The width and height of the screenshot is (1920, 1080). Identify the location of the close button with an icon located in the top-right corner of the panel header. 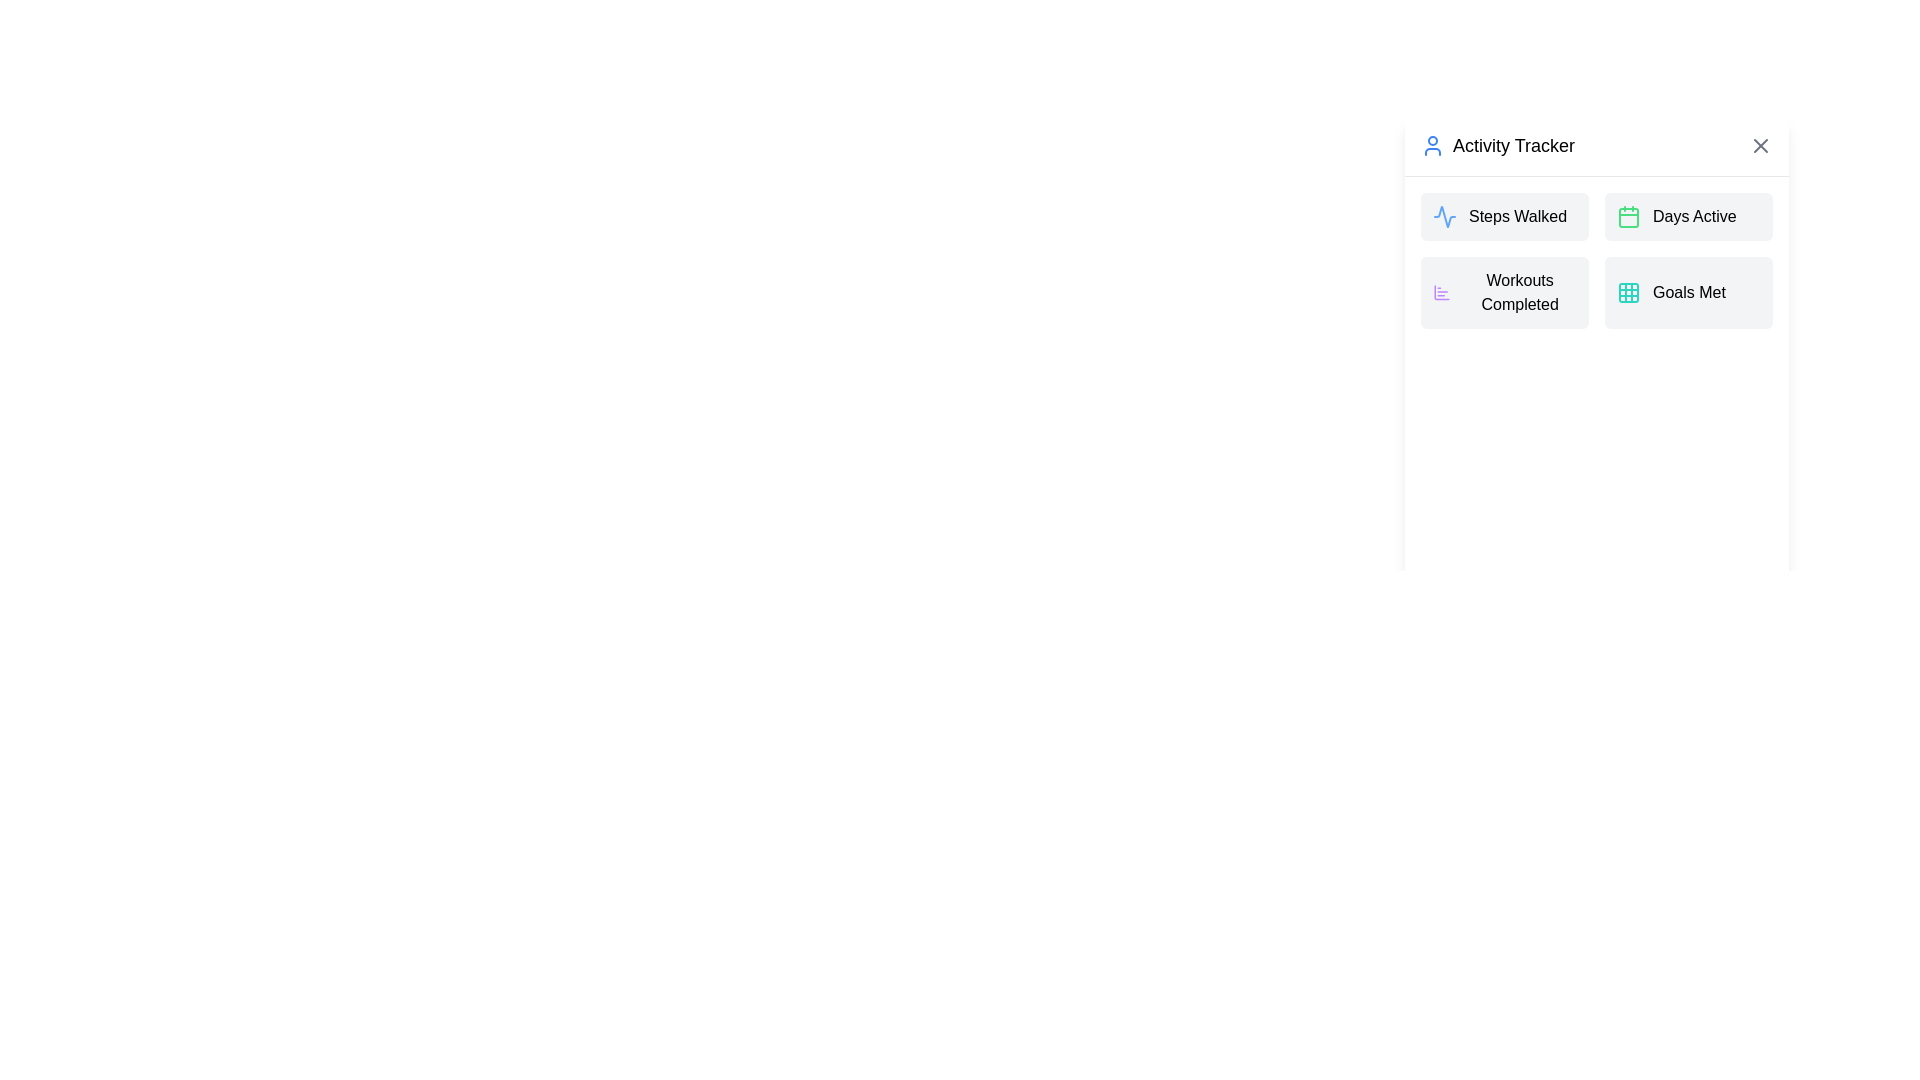
(1761, 145).